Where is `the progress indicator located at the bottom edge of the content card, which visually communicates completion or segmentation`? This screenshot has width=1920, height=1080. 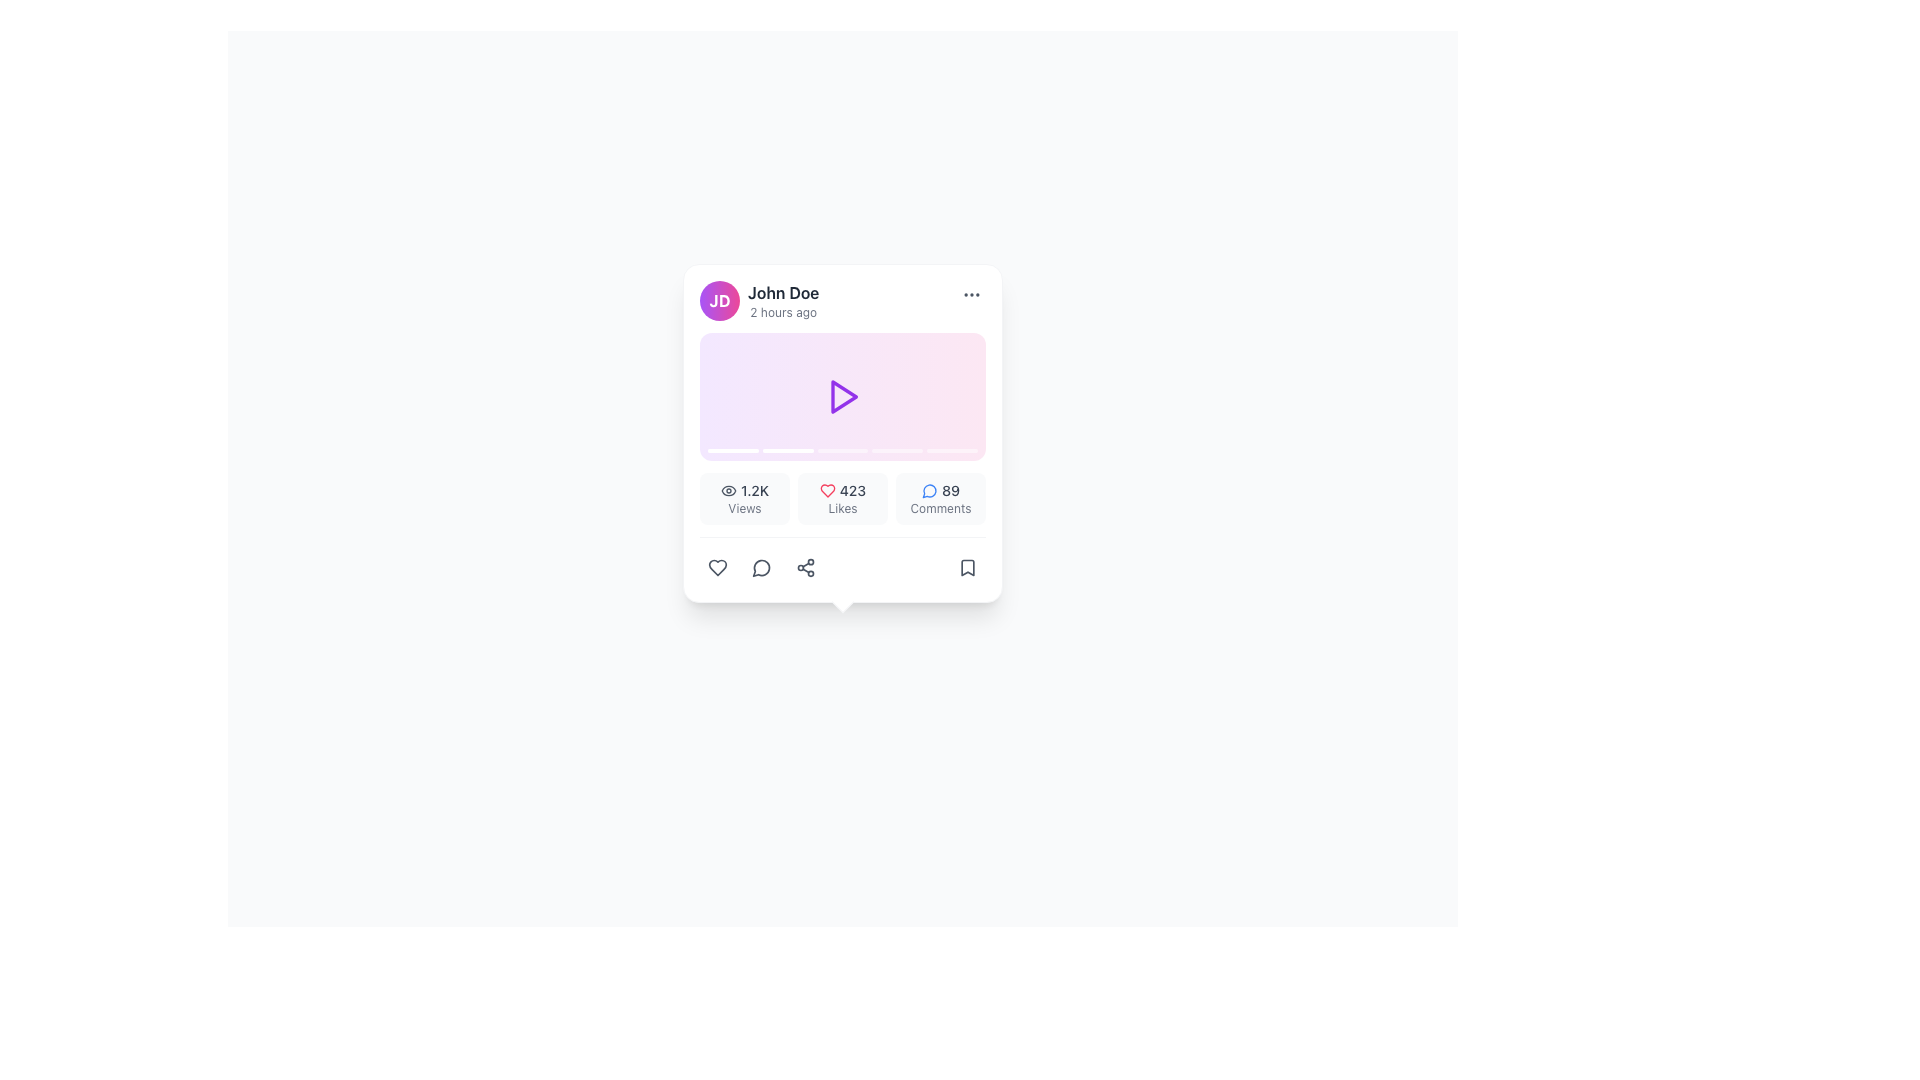
the progress indicator located at the bottom edge of the content card, which visually communicates completion or segmentation is located at coordinates (843, 451).